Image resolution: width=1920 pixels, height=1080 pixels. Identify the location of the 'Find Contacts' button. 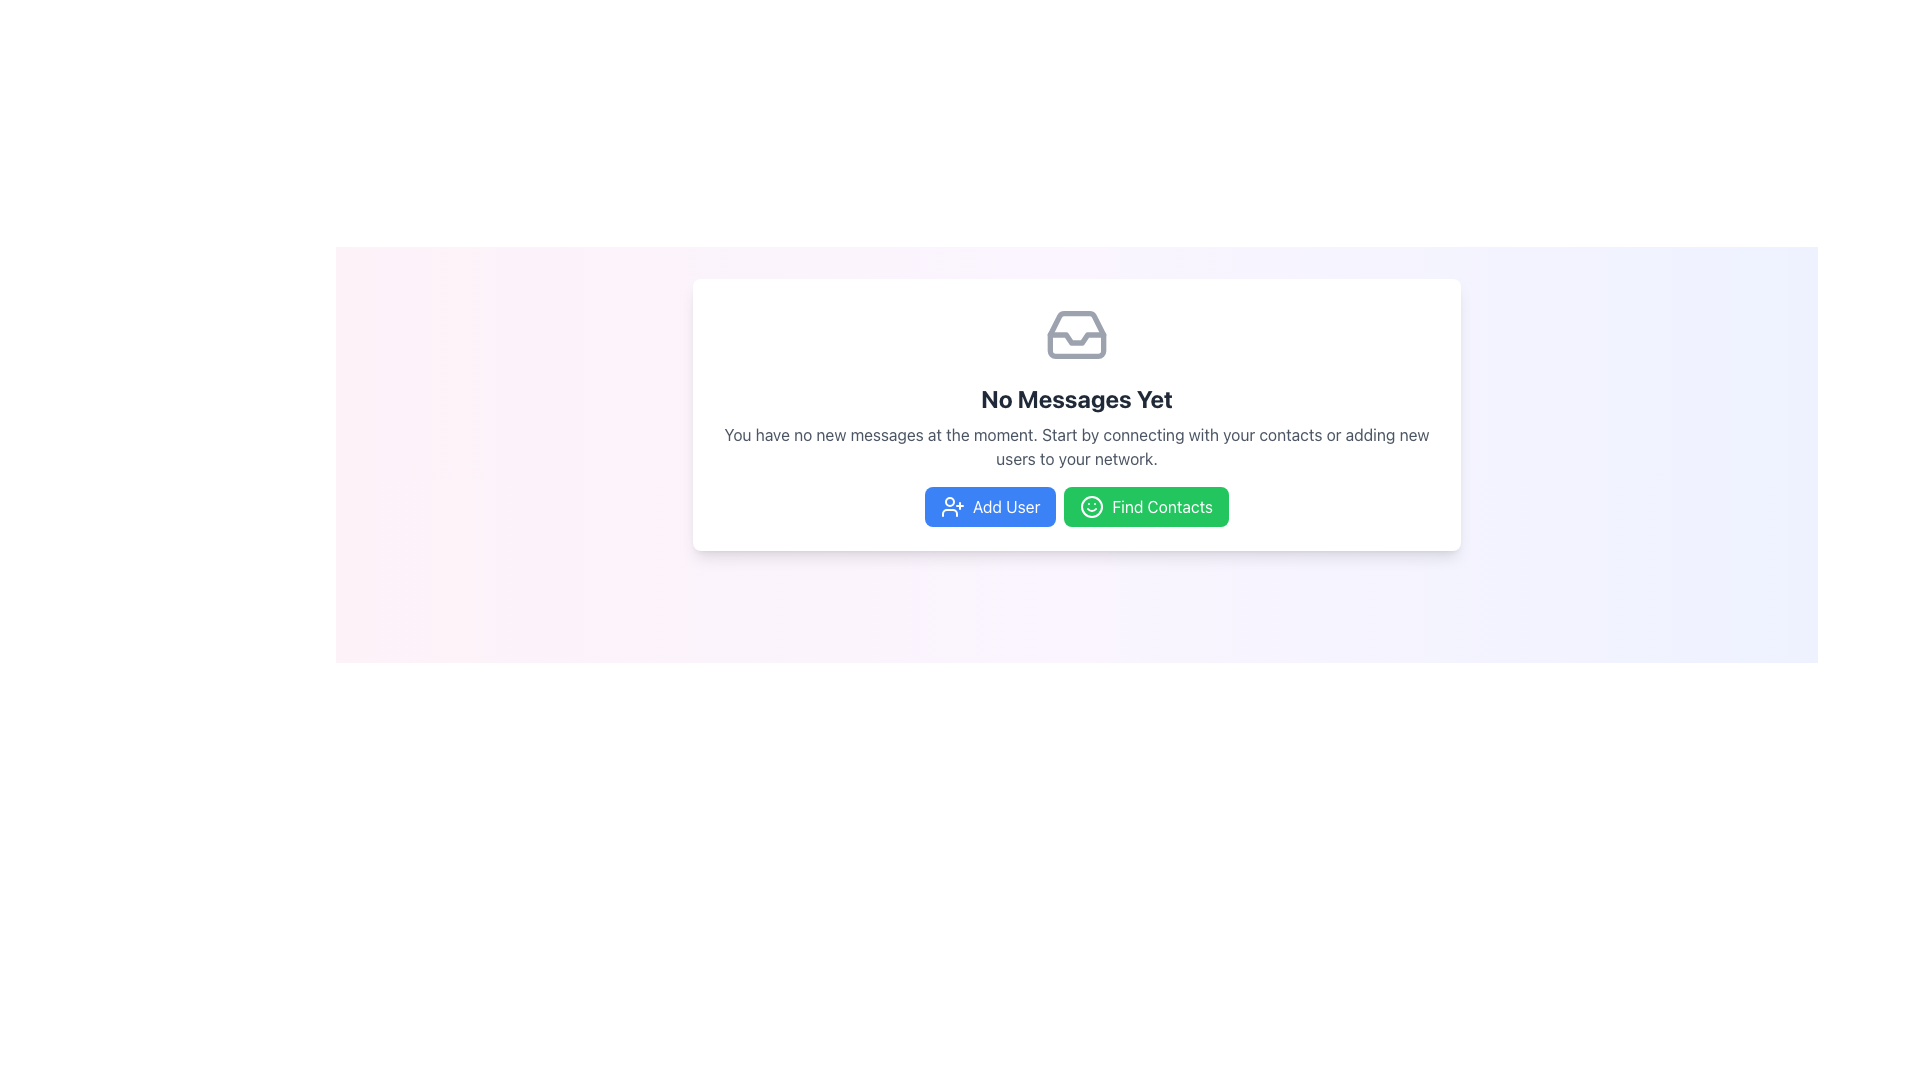
(1146, 505).